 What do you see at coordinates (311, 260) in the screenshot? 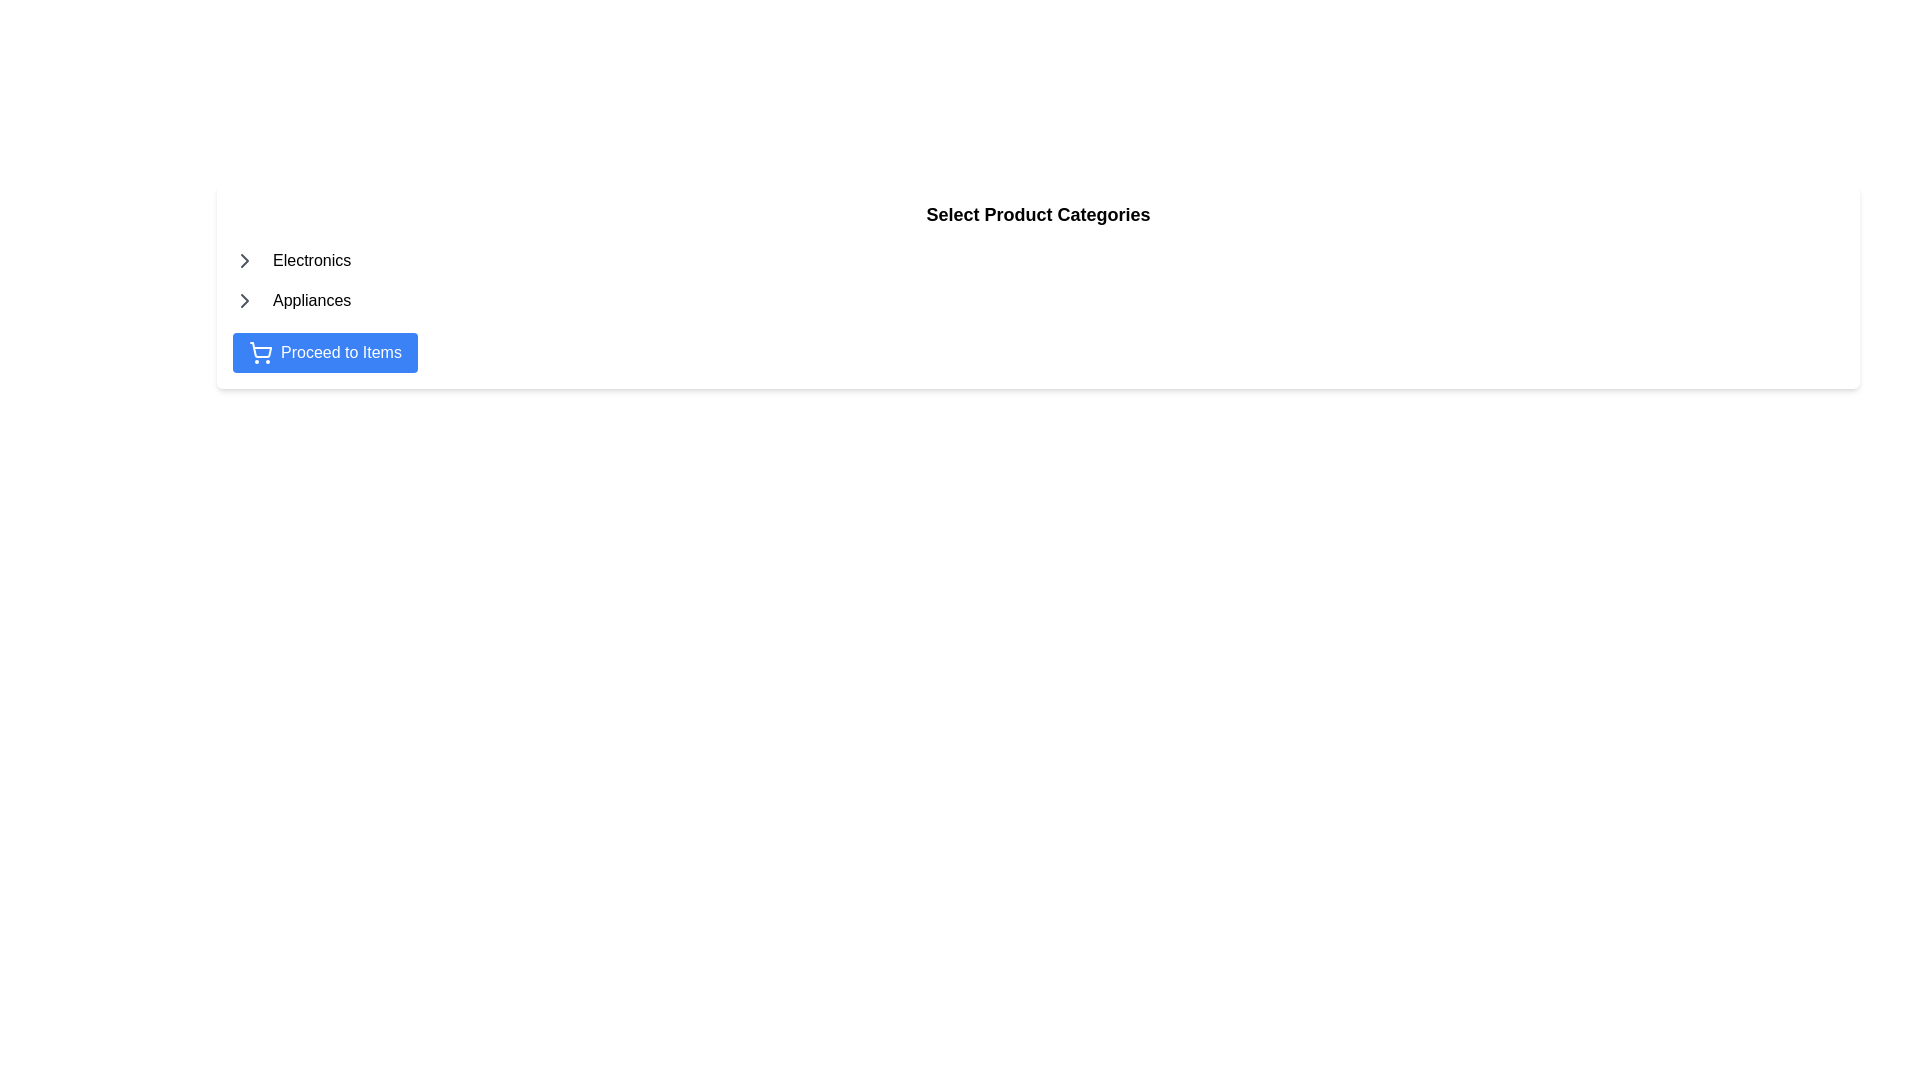
I see `the Text label that serves as a category header, positioned to the right of a small triangular icon and above the 'Appliances' list item` at bounding box center [311, 260].